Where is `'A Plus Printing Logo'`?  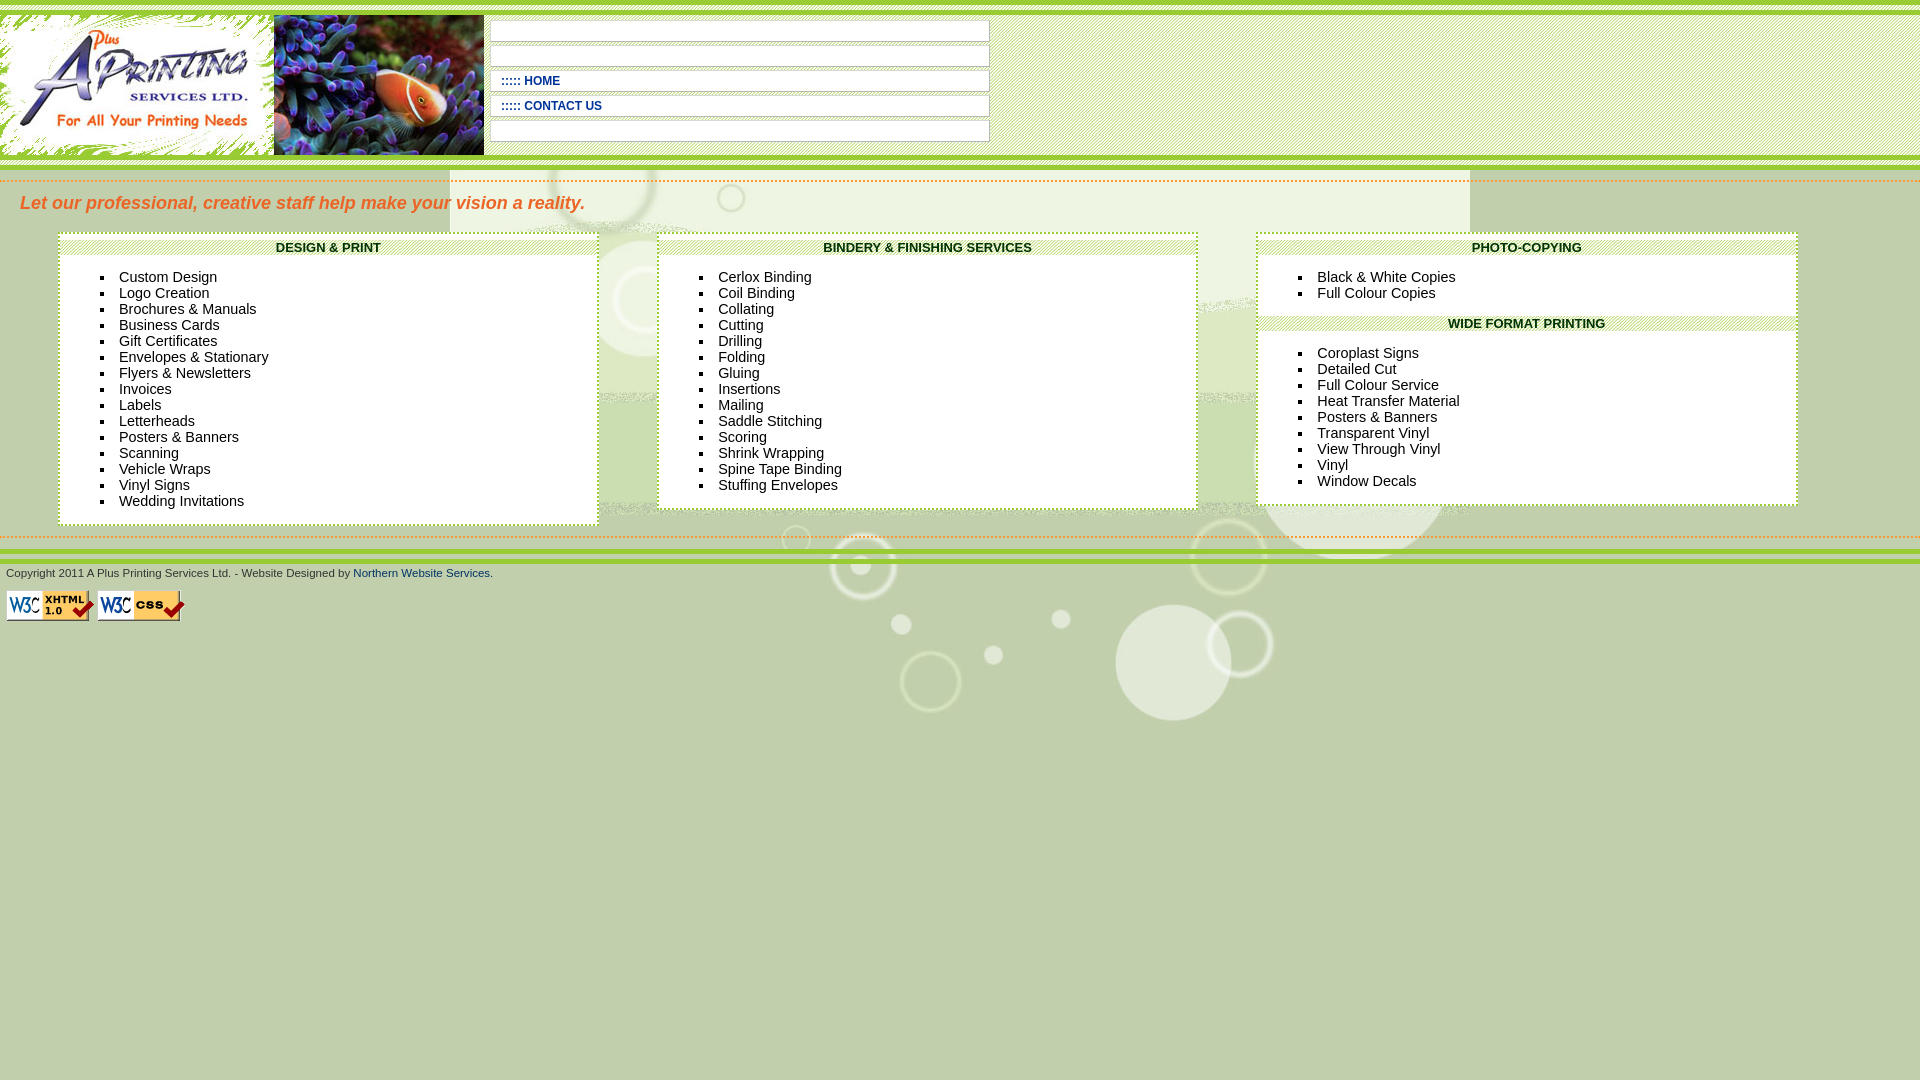 'A Plus Printing Logo' is located at coordinates (136, 83).